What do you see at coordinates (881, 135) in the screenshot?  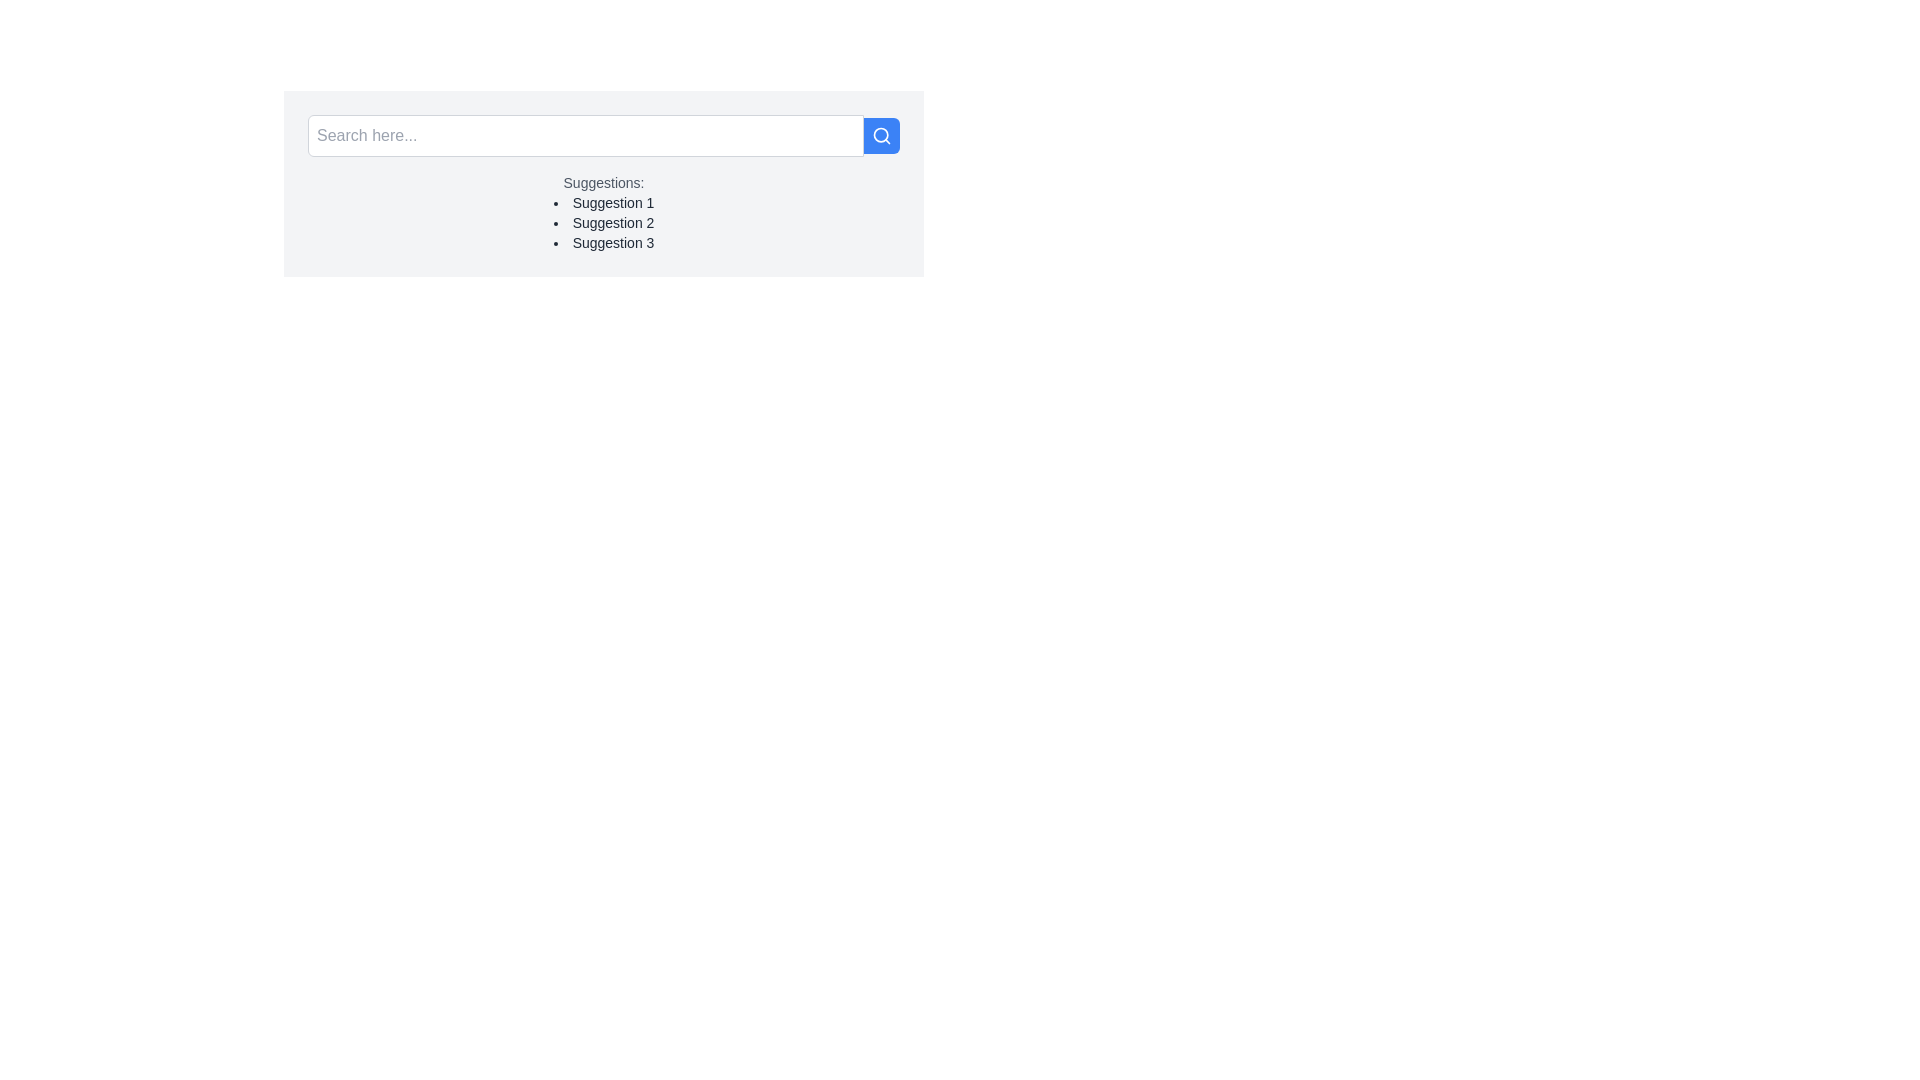 I see `the search button located at the far right end of the input group` at bounding box center [881, 135].